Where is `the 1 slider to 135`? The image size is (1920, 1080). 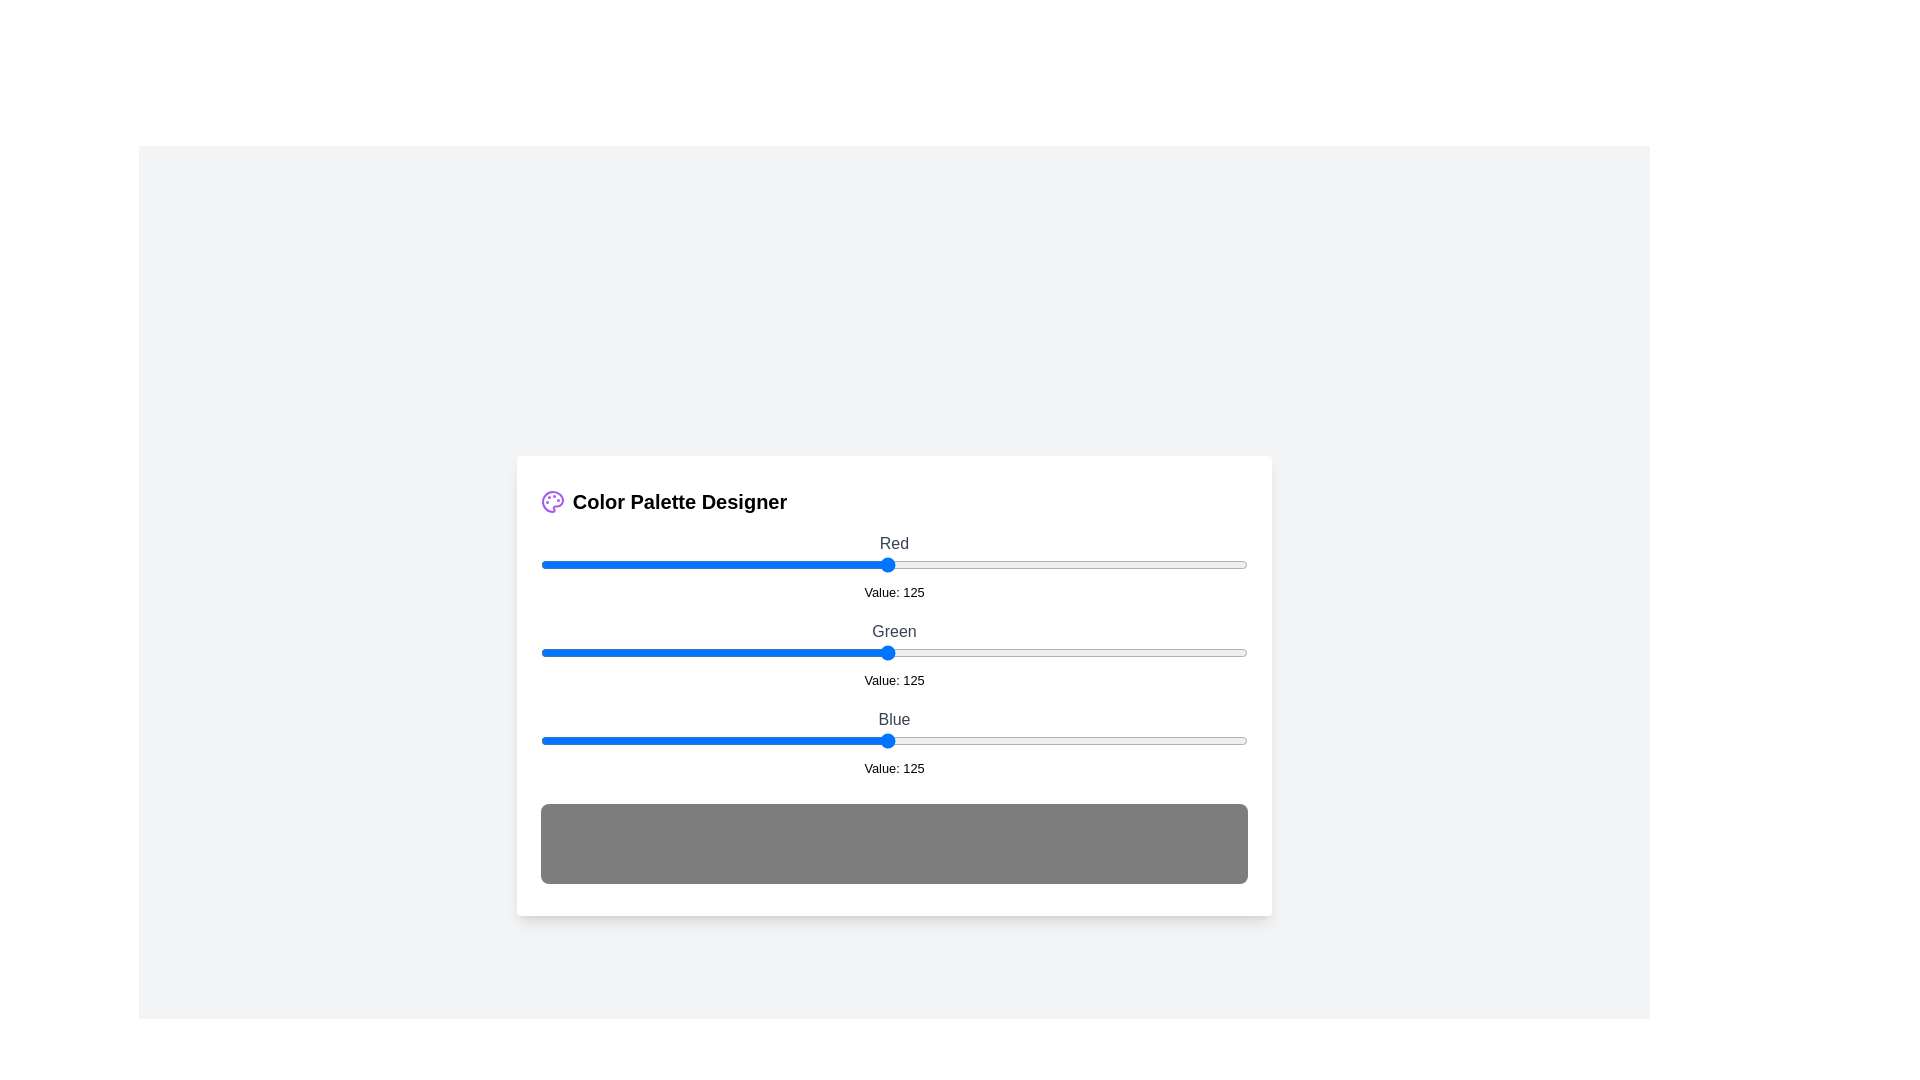
the 1 slider to 135 is located at coordinates (914, 652).